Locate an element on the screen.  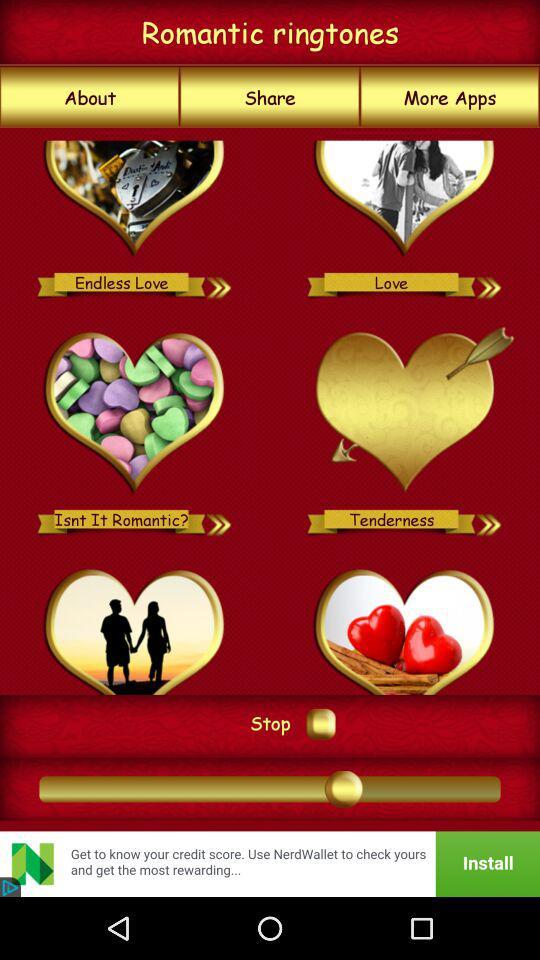
the about icon is located at coordinates (89, 97).